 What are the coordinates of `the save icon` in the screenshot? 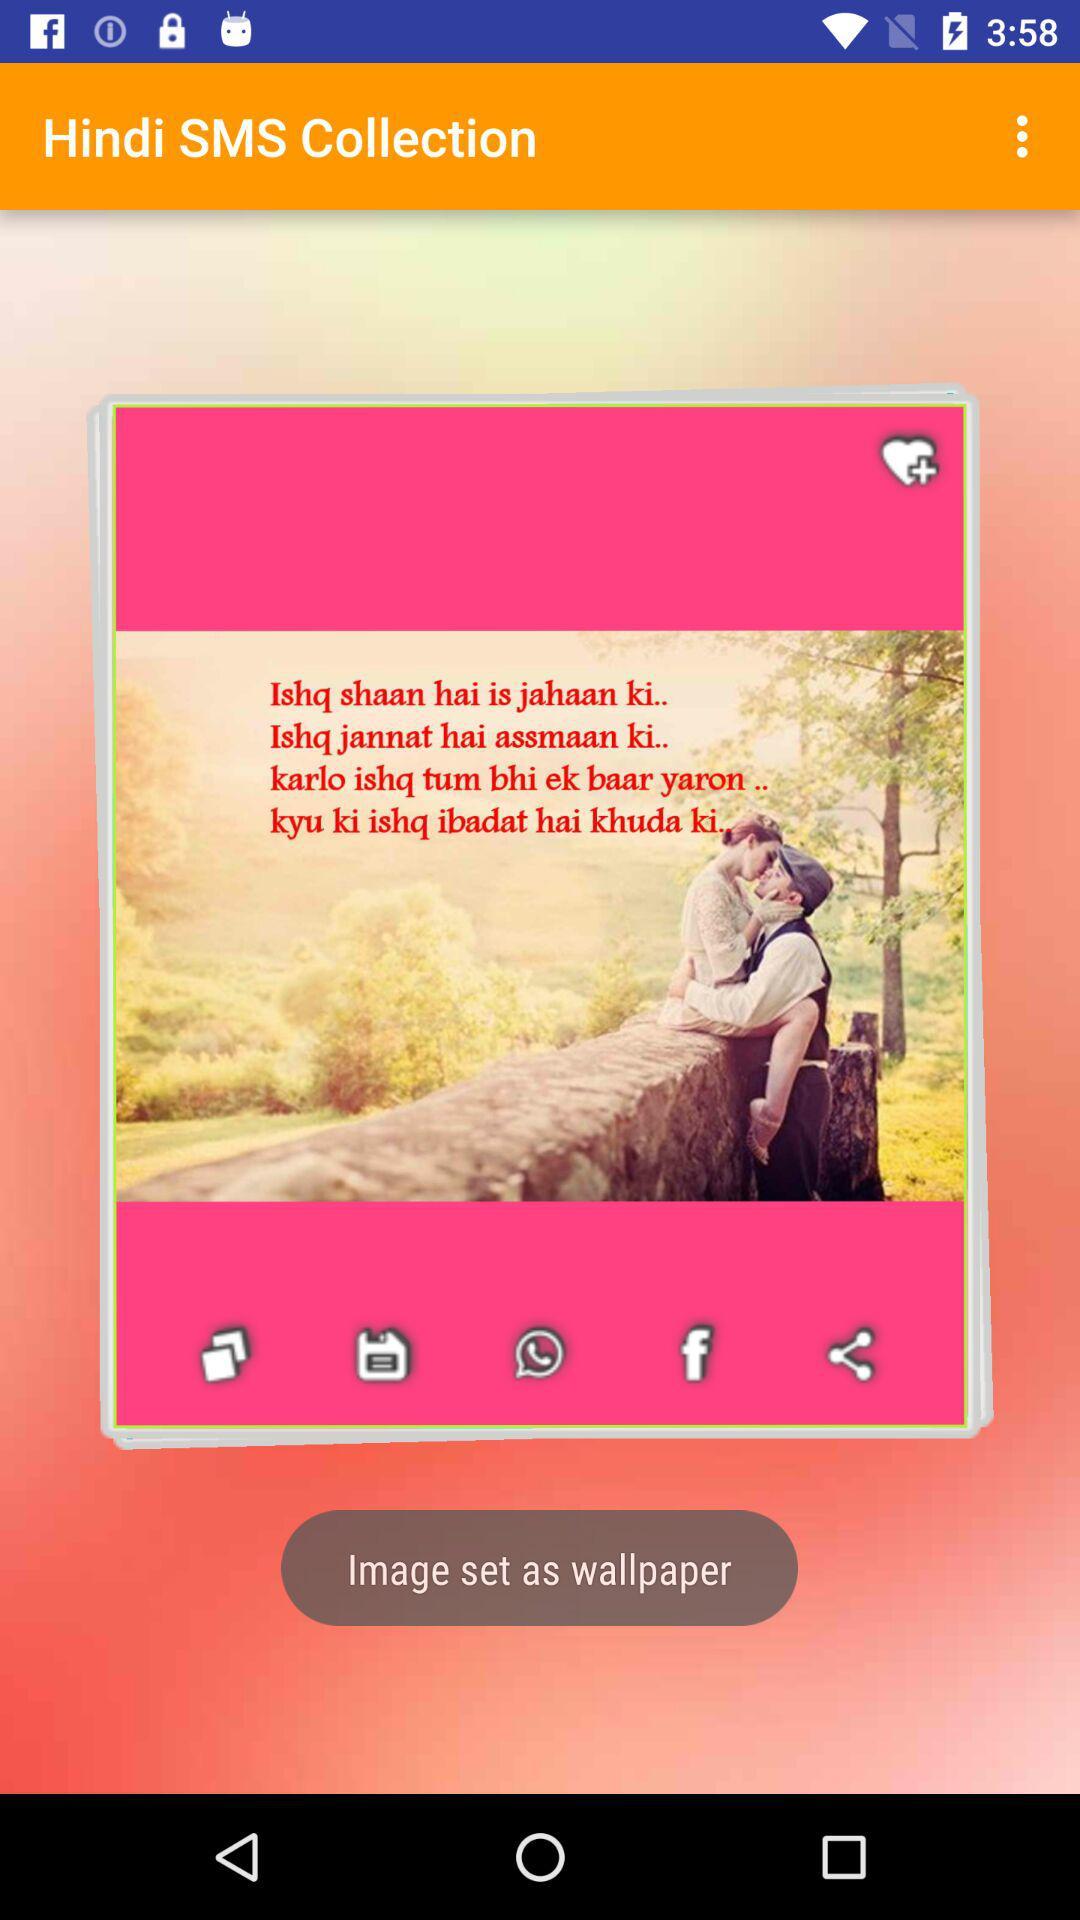 It's located at (382, 1354).